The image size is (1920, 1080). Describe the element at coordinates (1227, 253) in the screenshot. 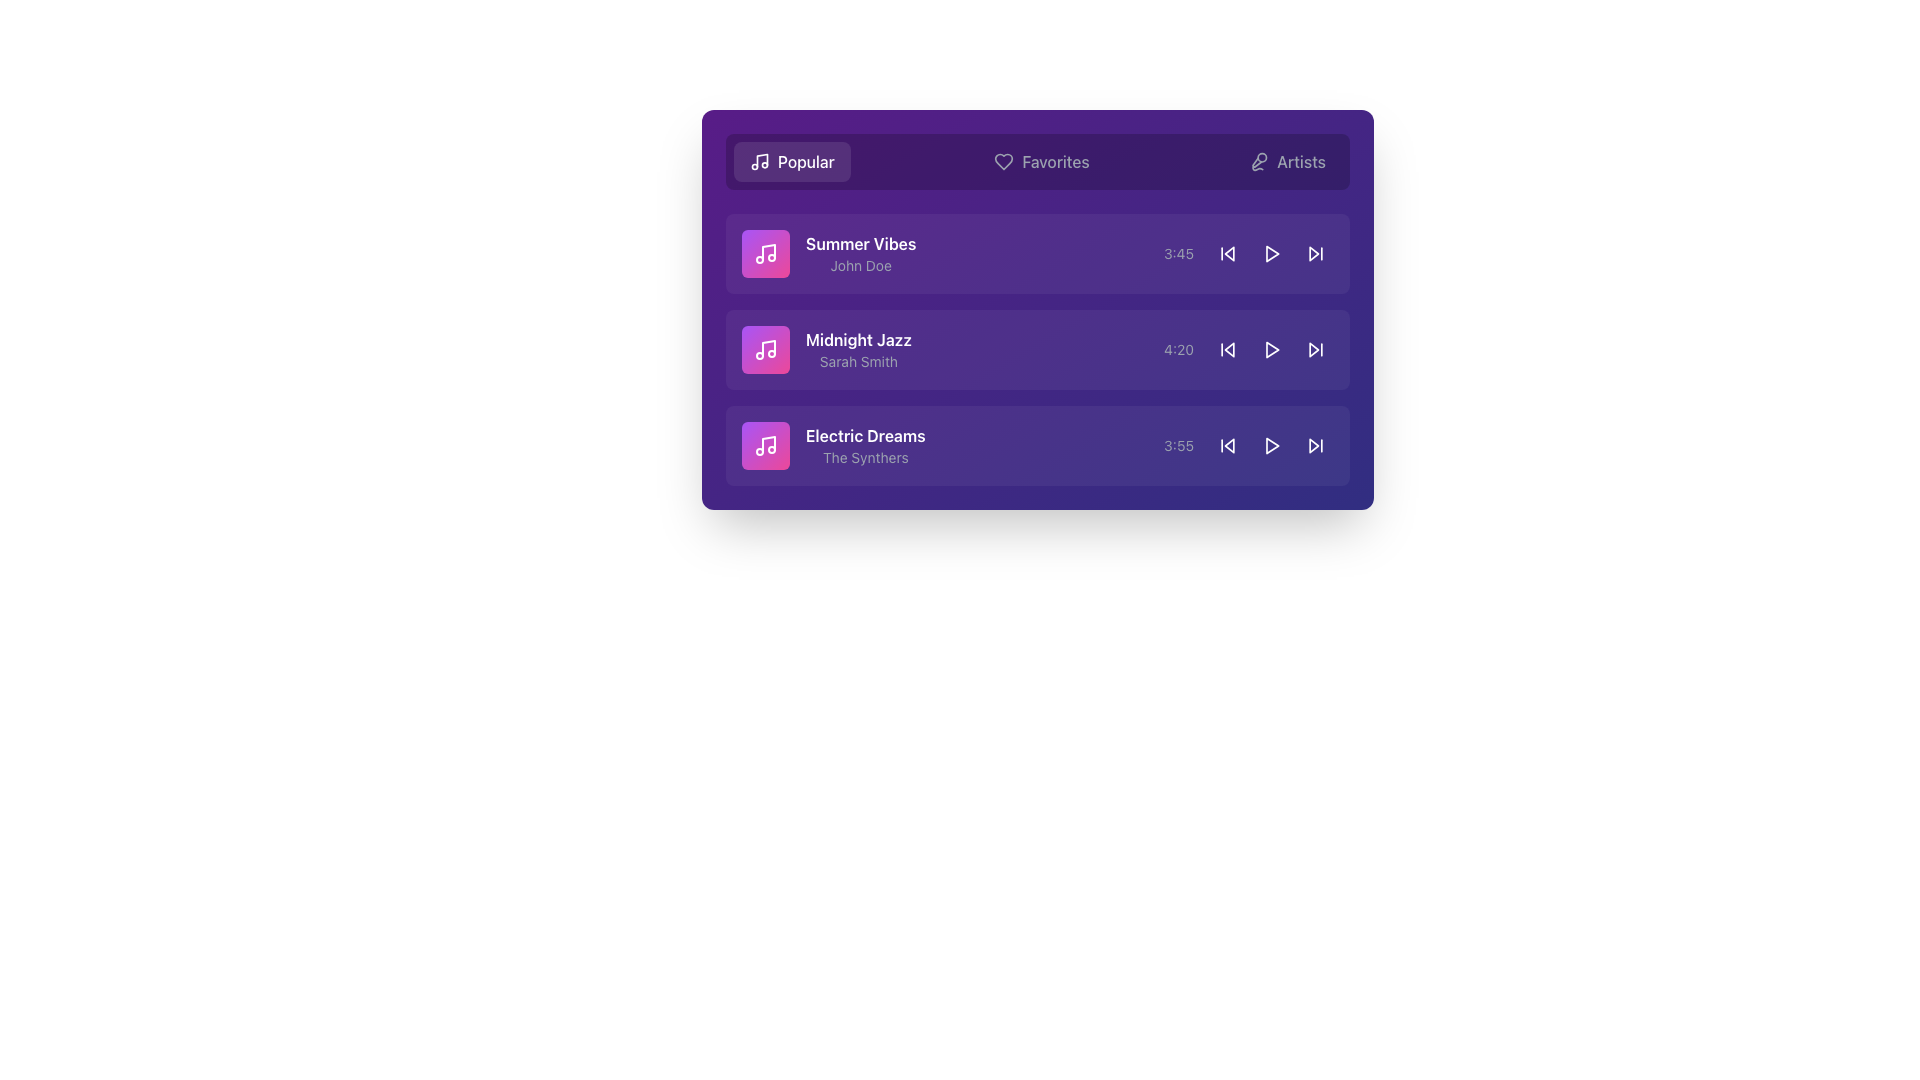

I see `the first button in the music track listing labeled 'Summer Vibes' by 'John Doe' to skip backward` at that location.